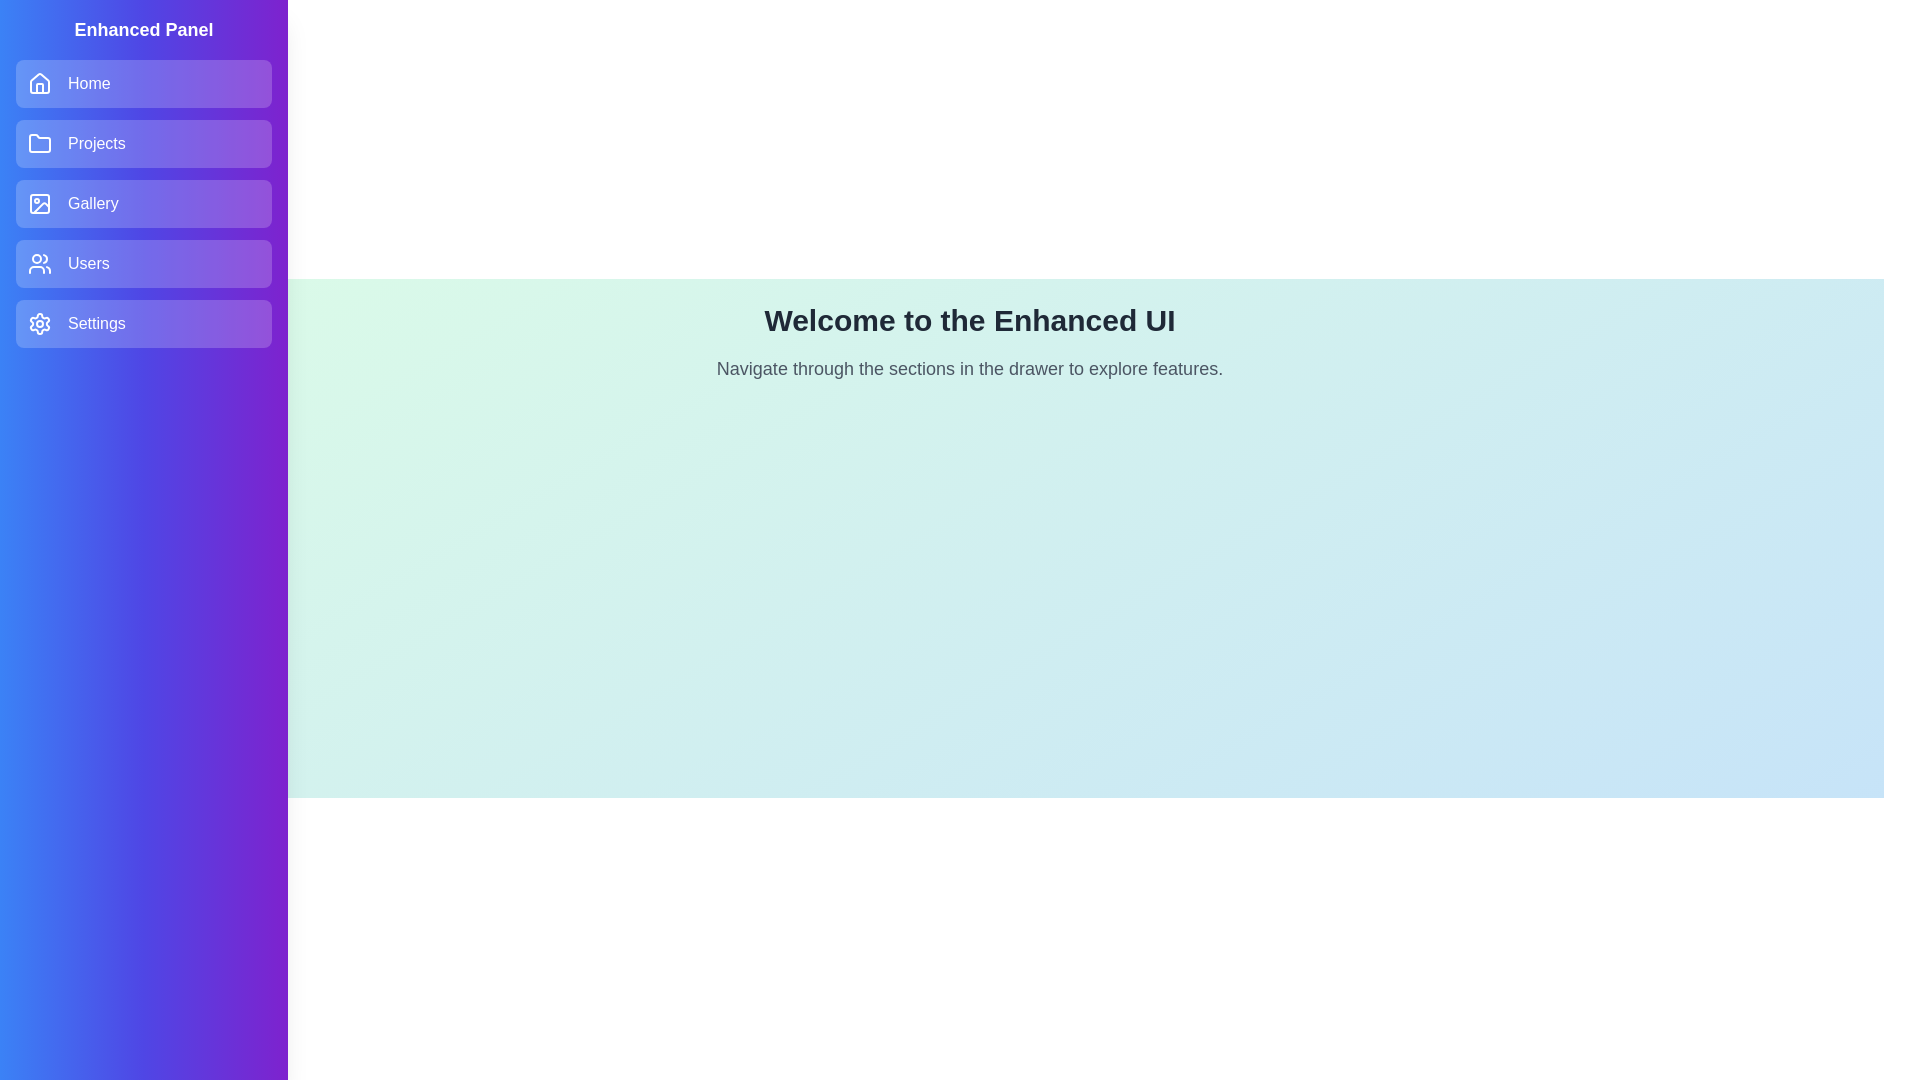 Image resolution: width=1920 pixels, height=1080 pixels. Describe the element at coordinates (143, 83) in the screenshot. I see `the Home section in the drawer` at that location.